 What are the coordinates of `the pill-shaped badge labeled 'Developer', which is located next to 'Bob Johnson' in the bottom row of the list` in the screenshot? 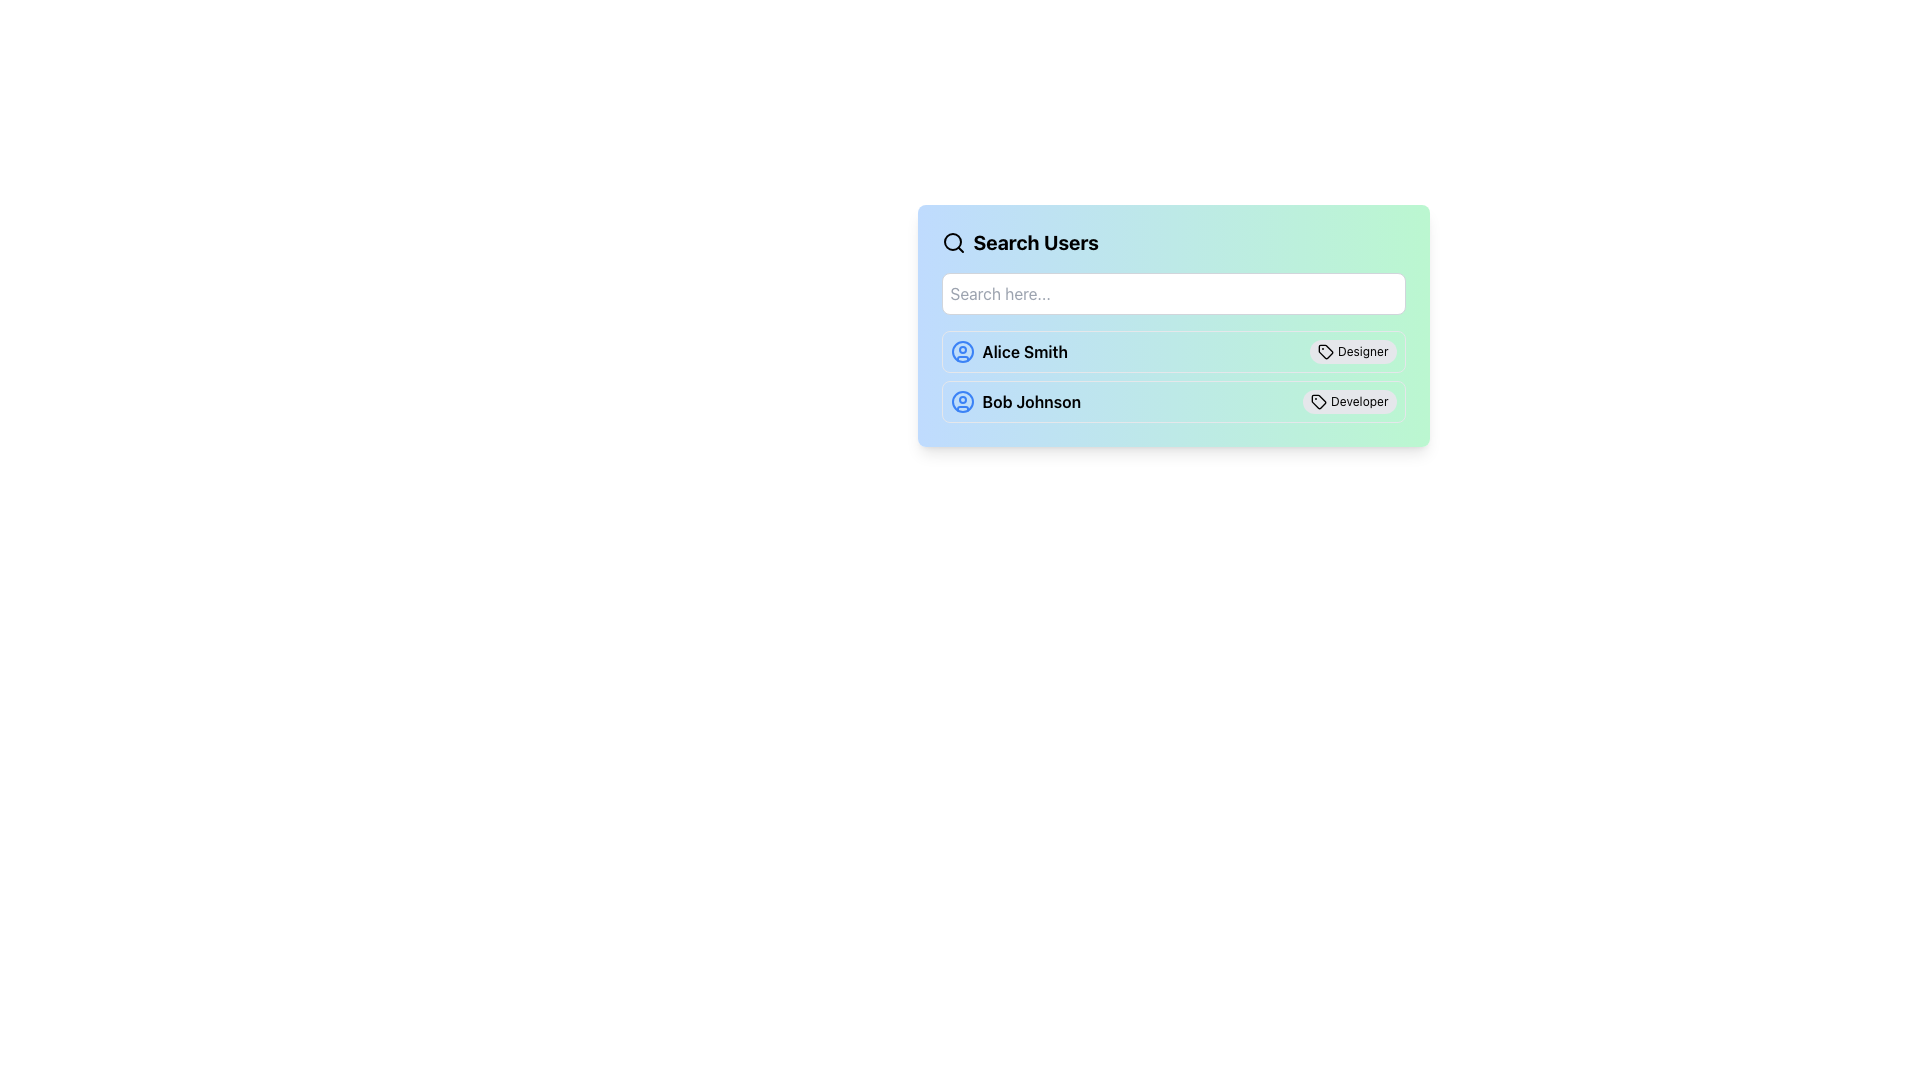 It's located at (1349, 401).